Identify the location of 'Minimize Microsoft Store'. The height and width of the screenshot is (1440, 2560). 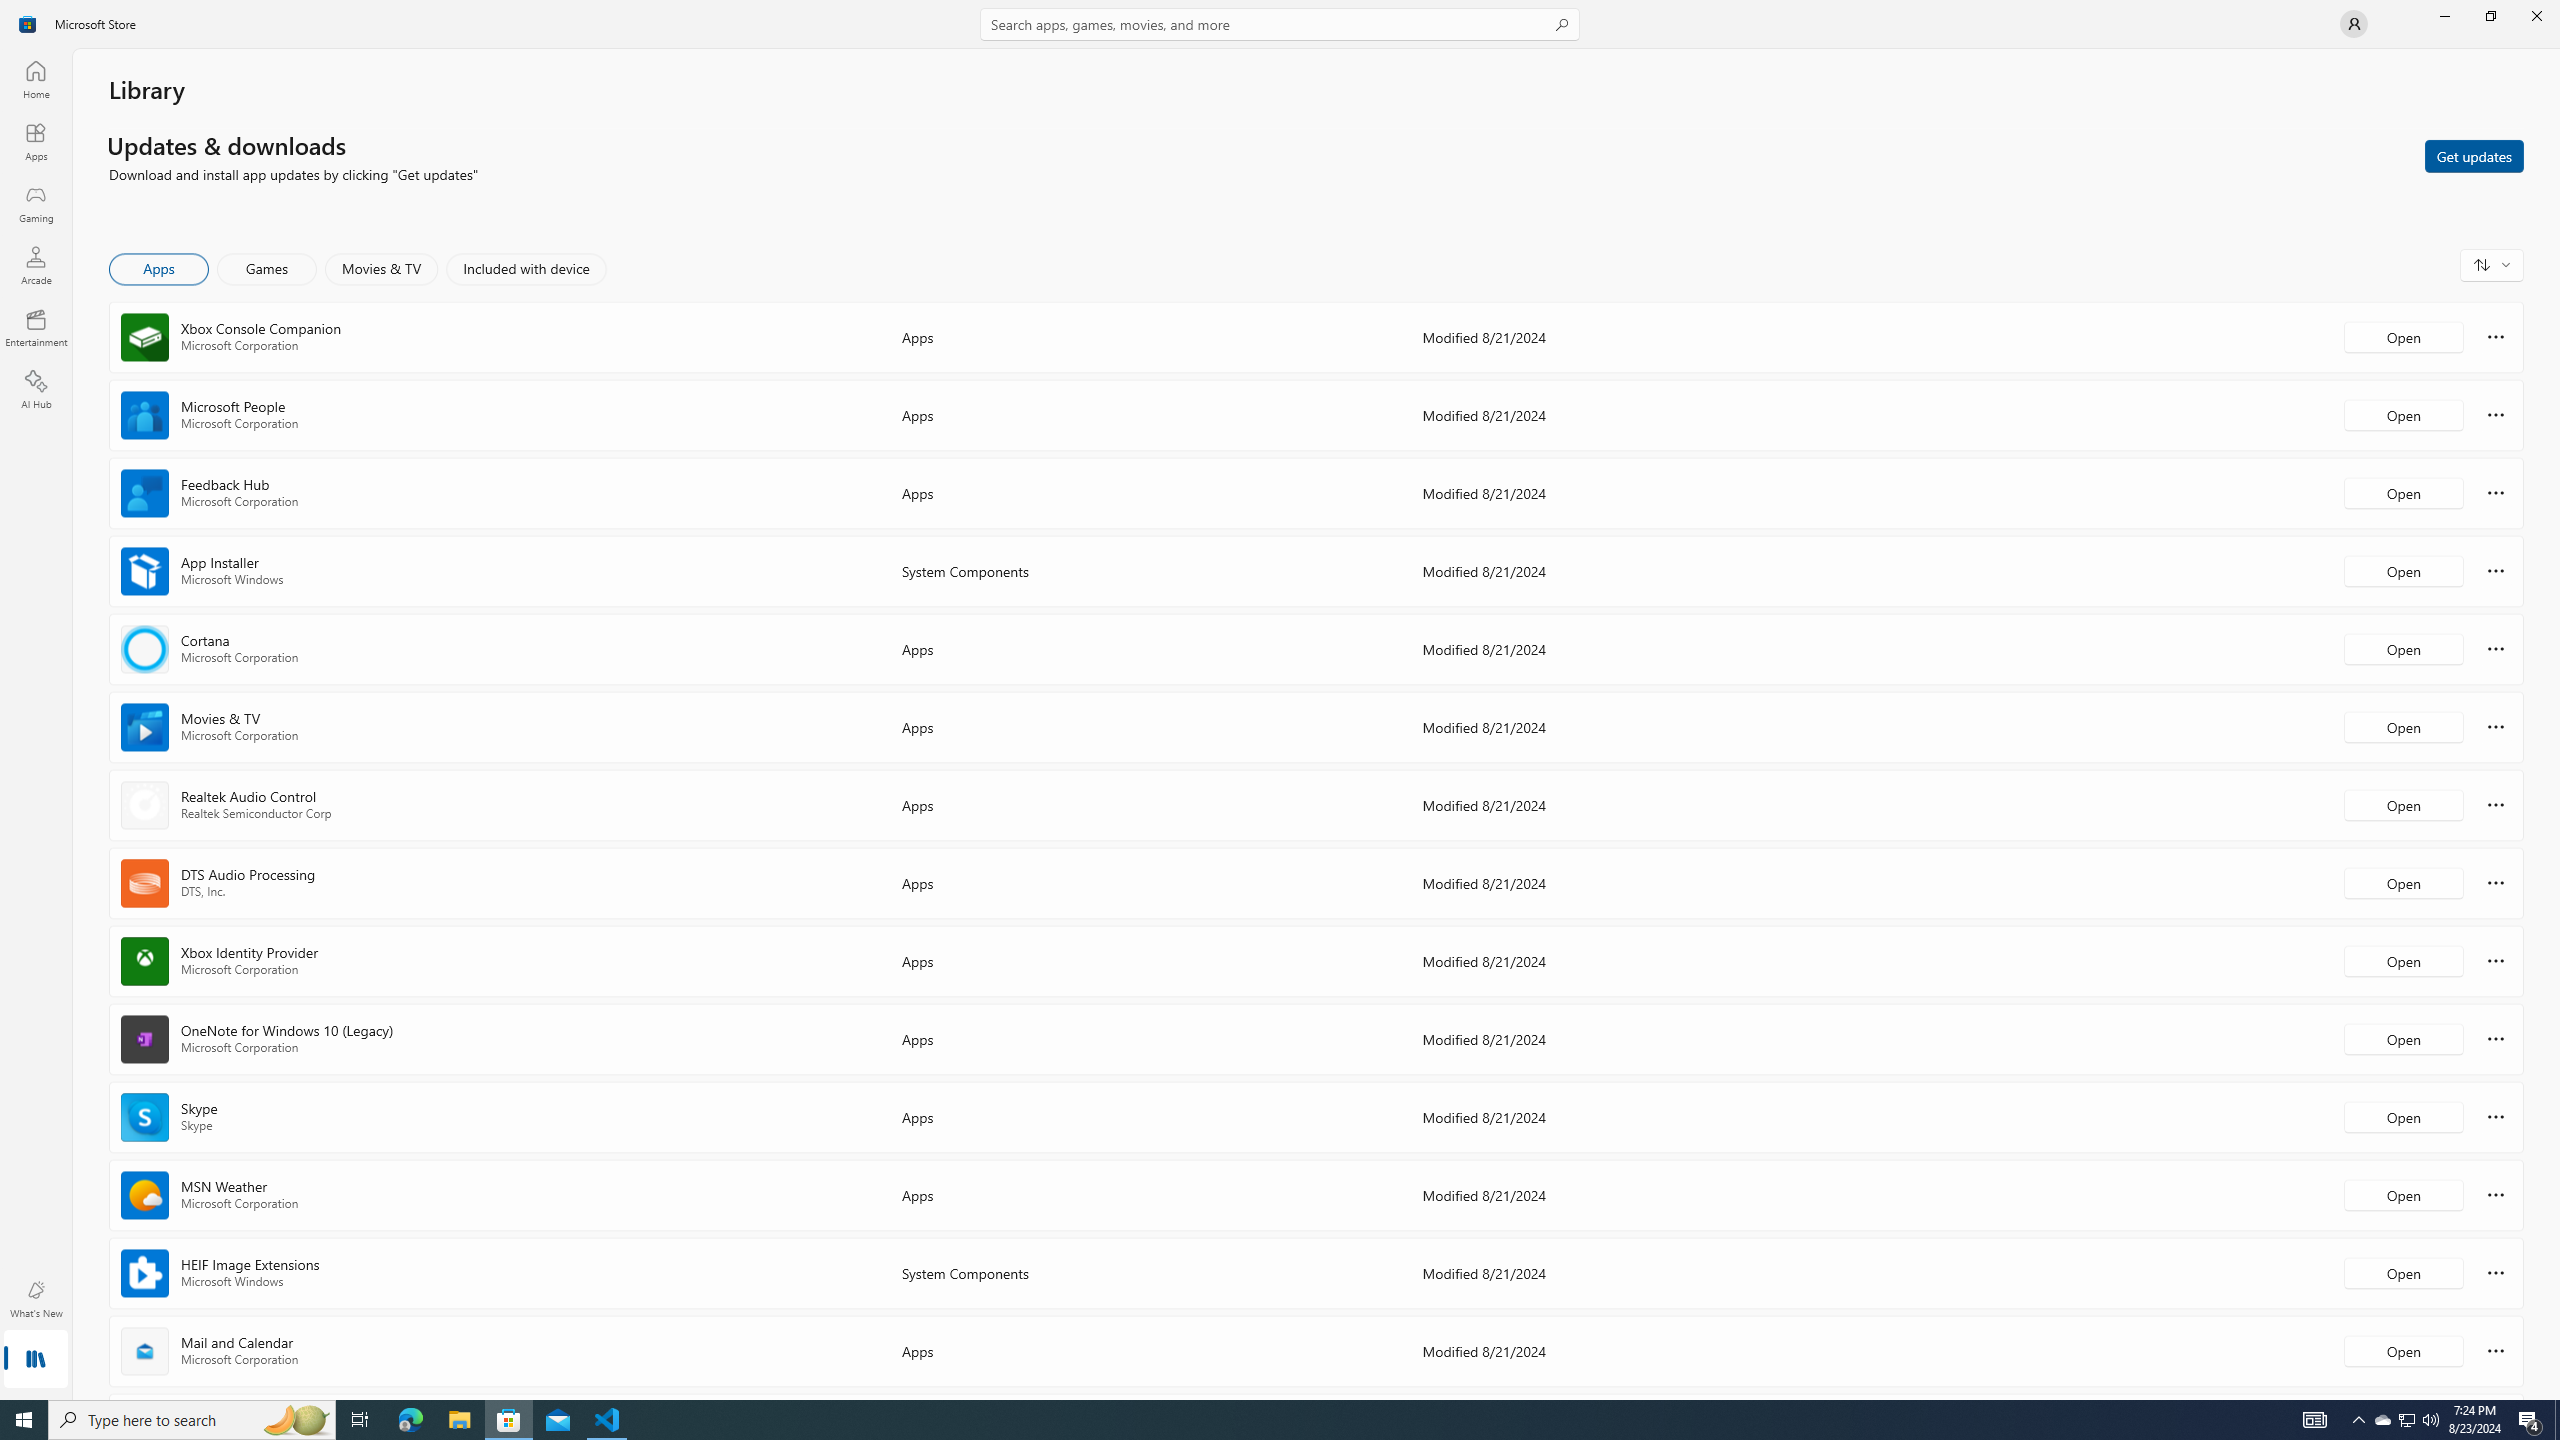
(2443, 15).